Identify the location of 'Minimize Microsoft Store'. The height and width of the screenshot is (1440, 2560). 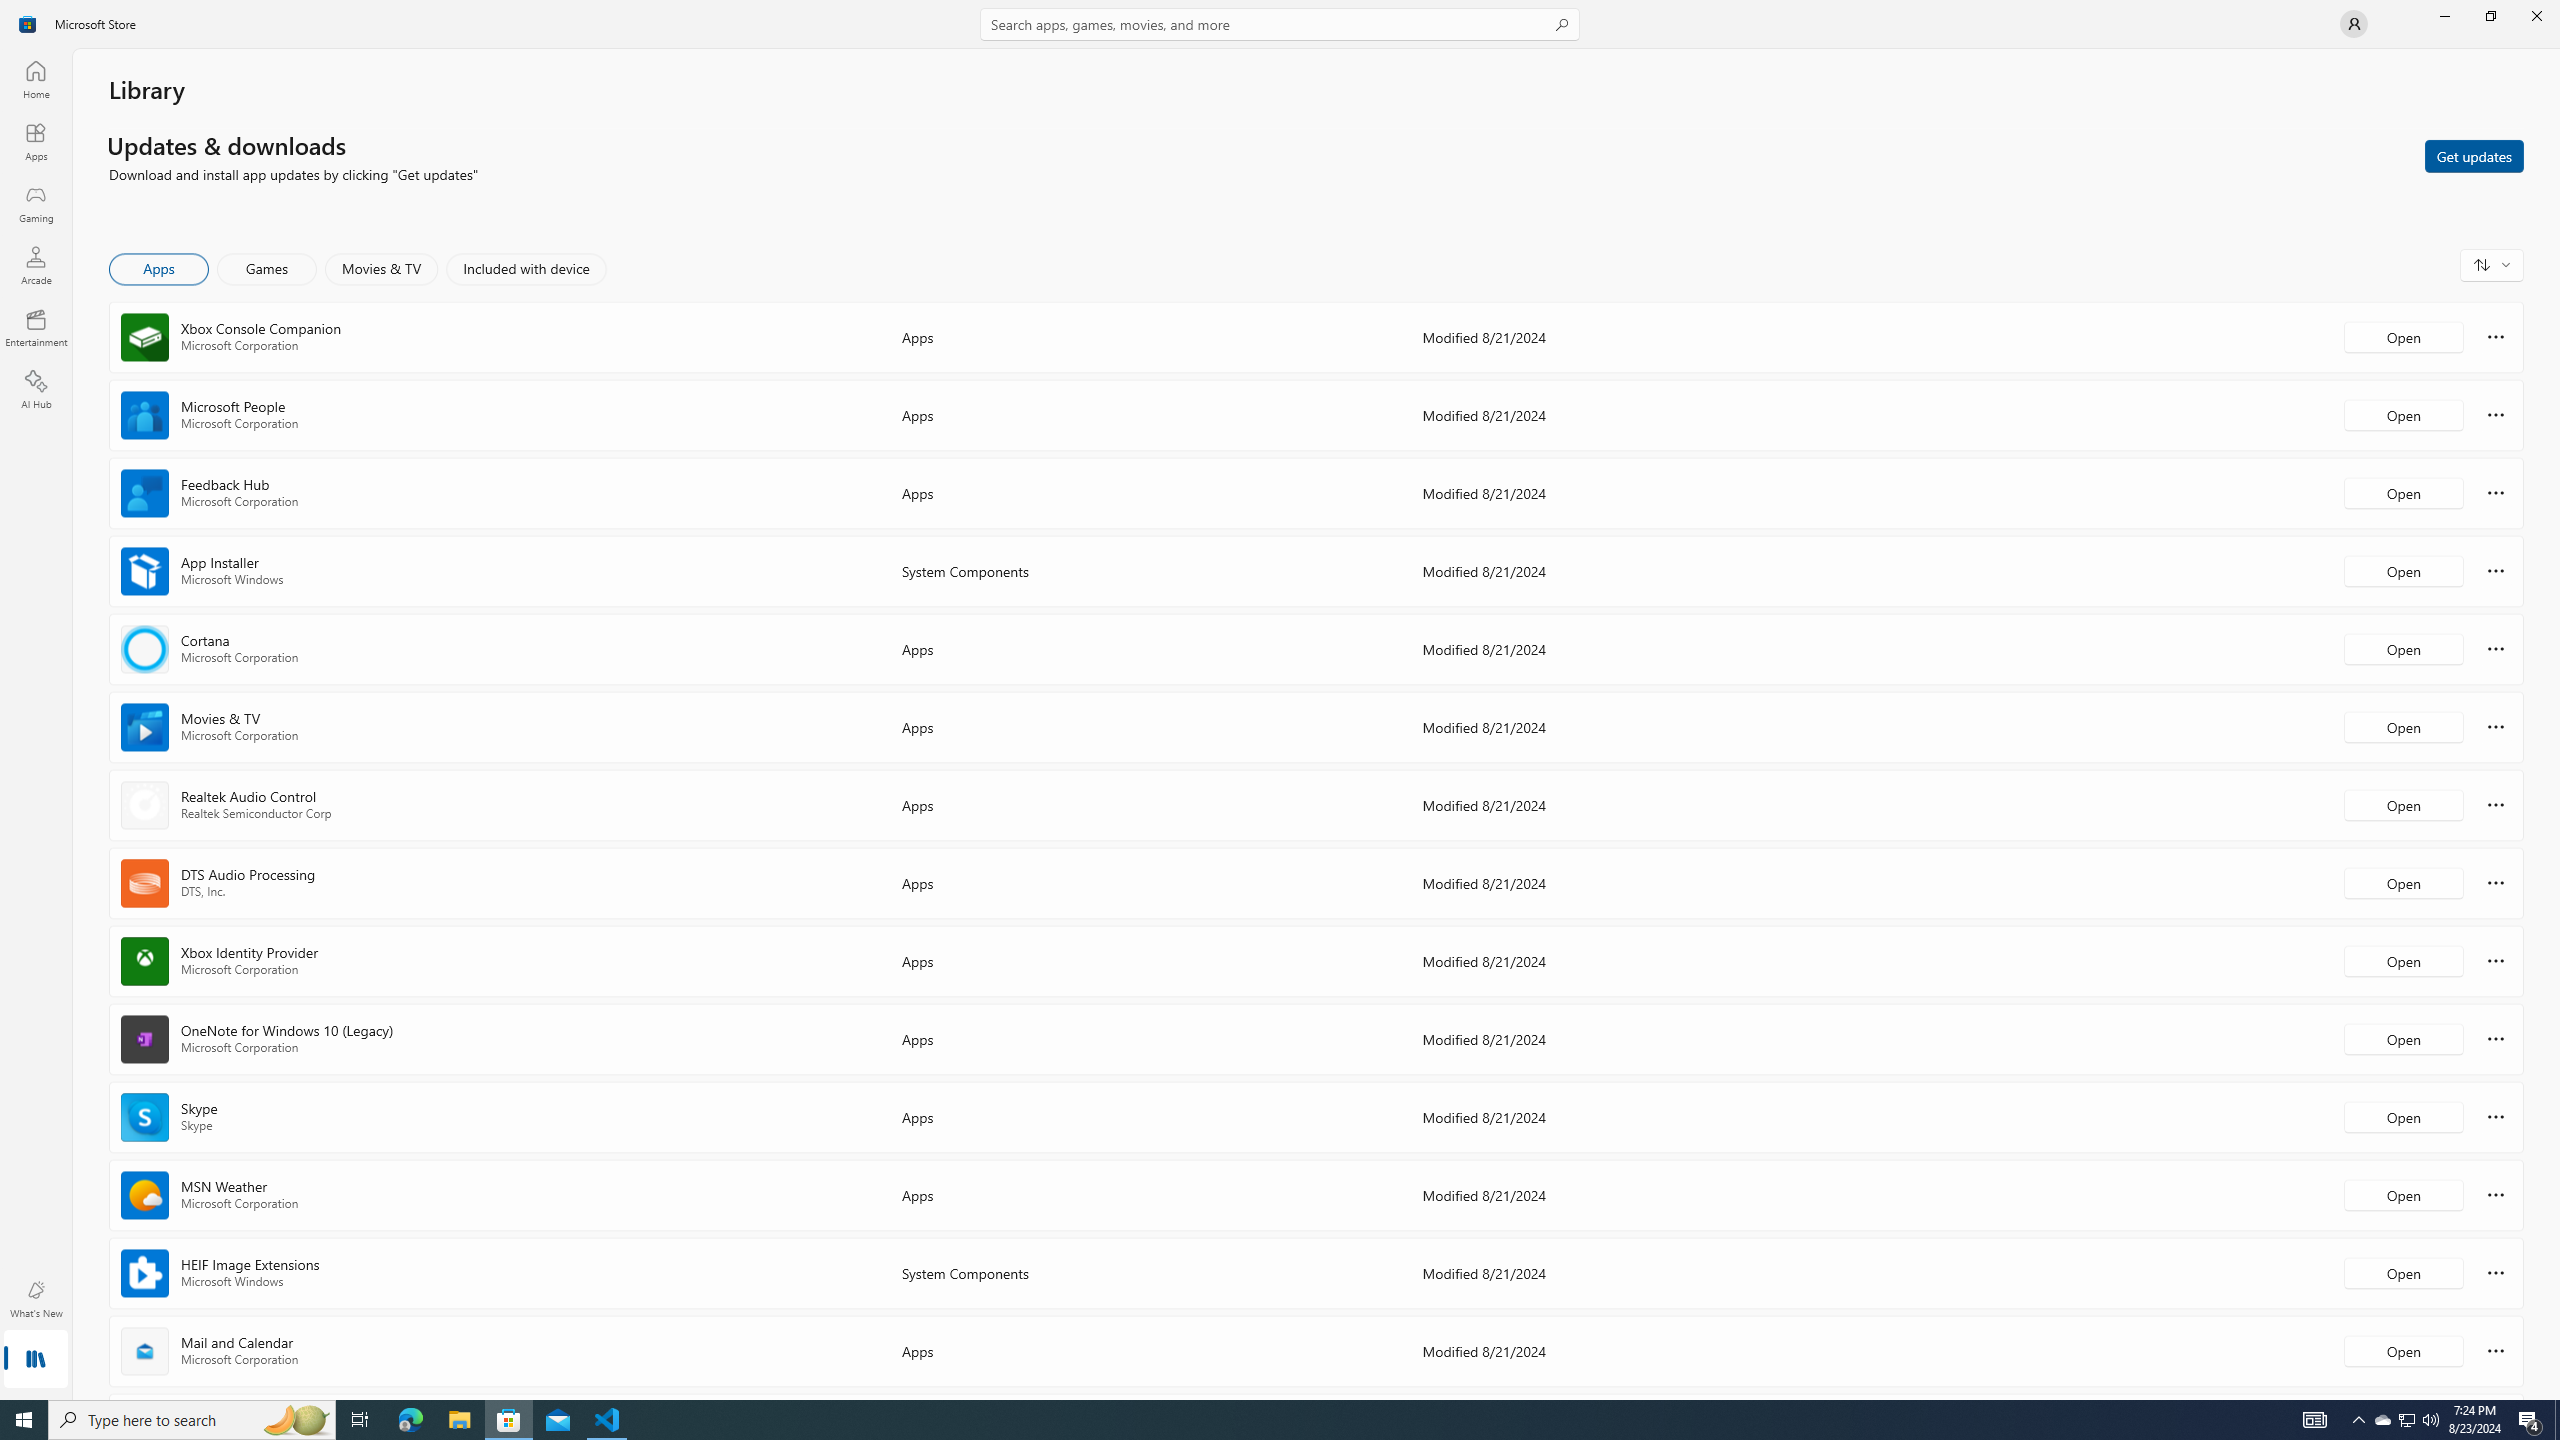
(2443, 15).